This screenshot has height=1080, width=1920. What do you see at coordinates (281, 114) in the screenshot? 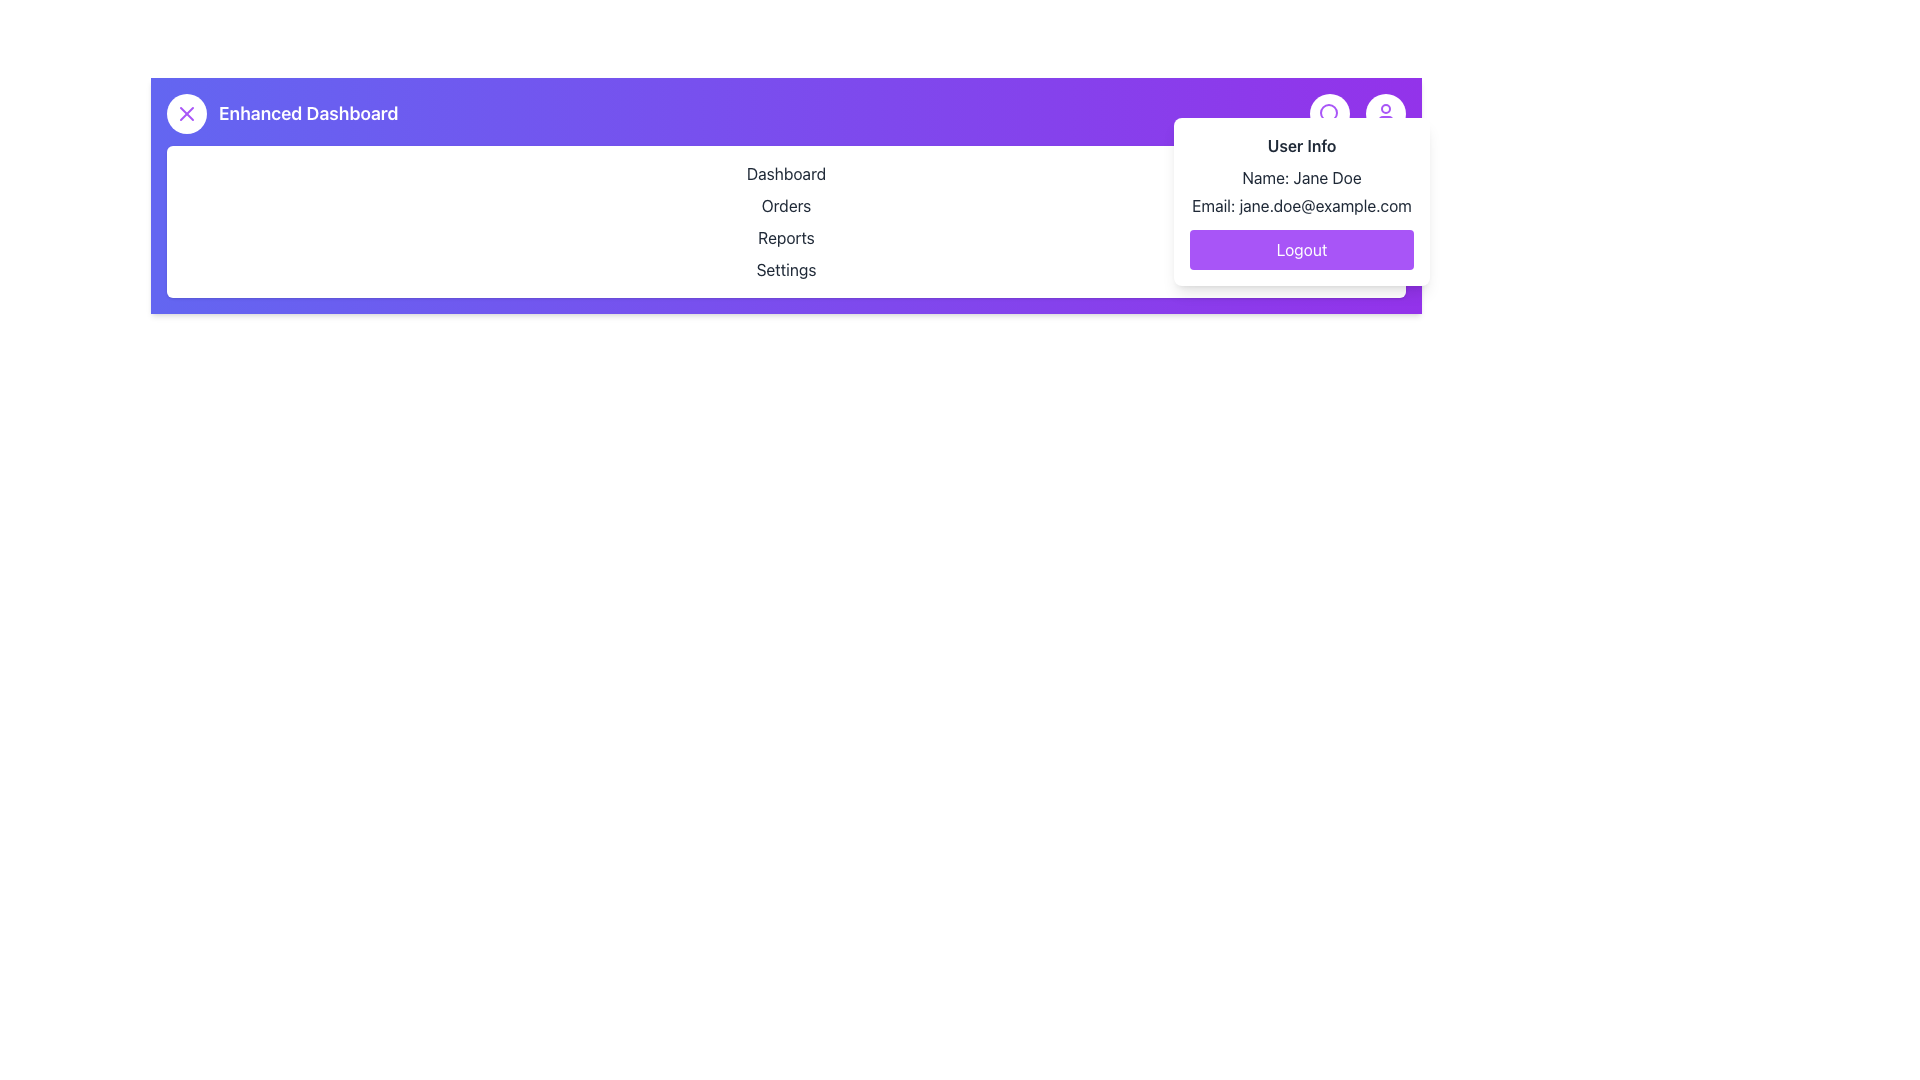
I see `the static text label that reads 'Enhanced Dashboard', which is styled in bold and located in the purple header bar near the top-left corner of the interface` at bounding box center [281, 114].